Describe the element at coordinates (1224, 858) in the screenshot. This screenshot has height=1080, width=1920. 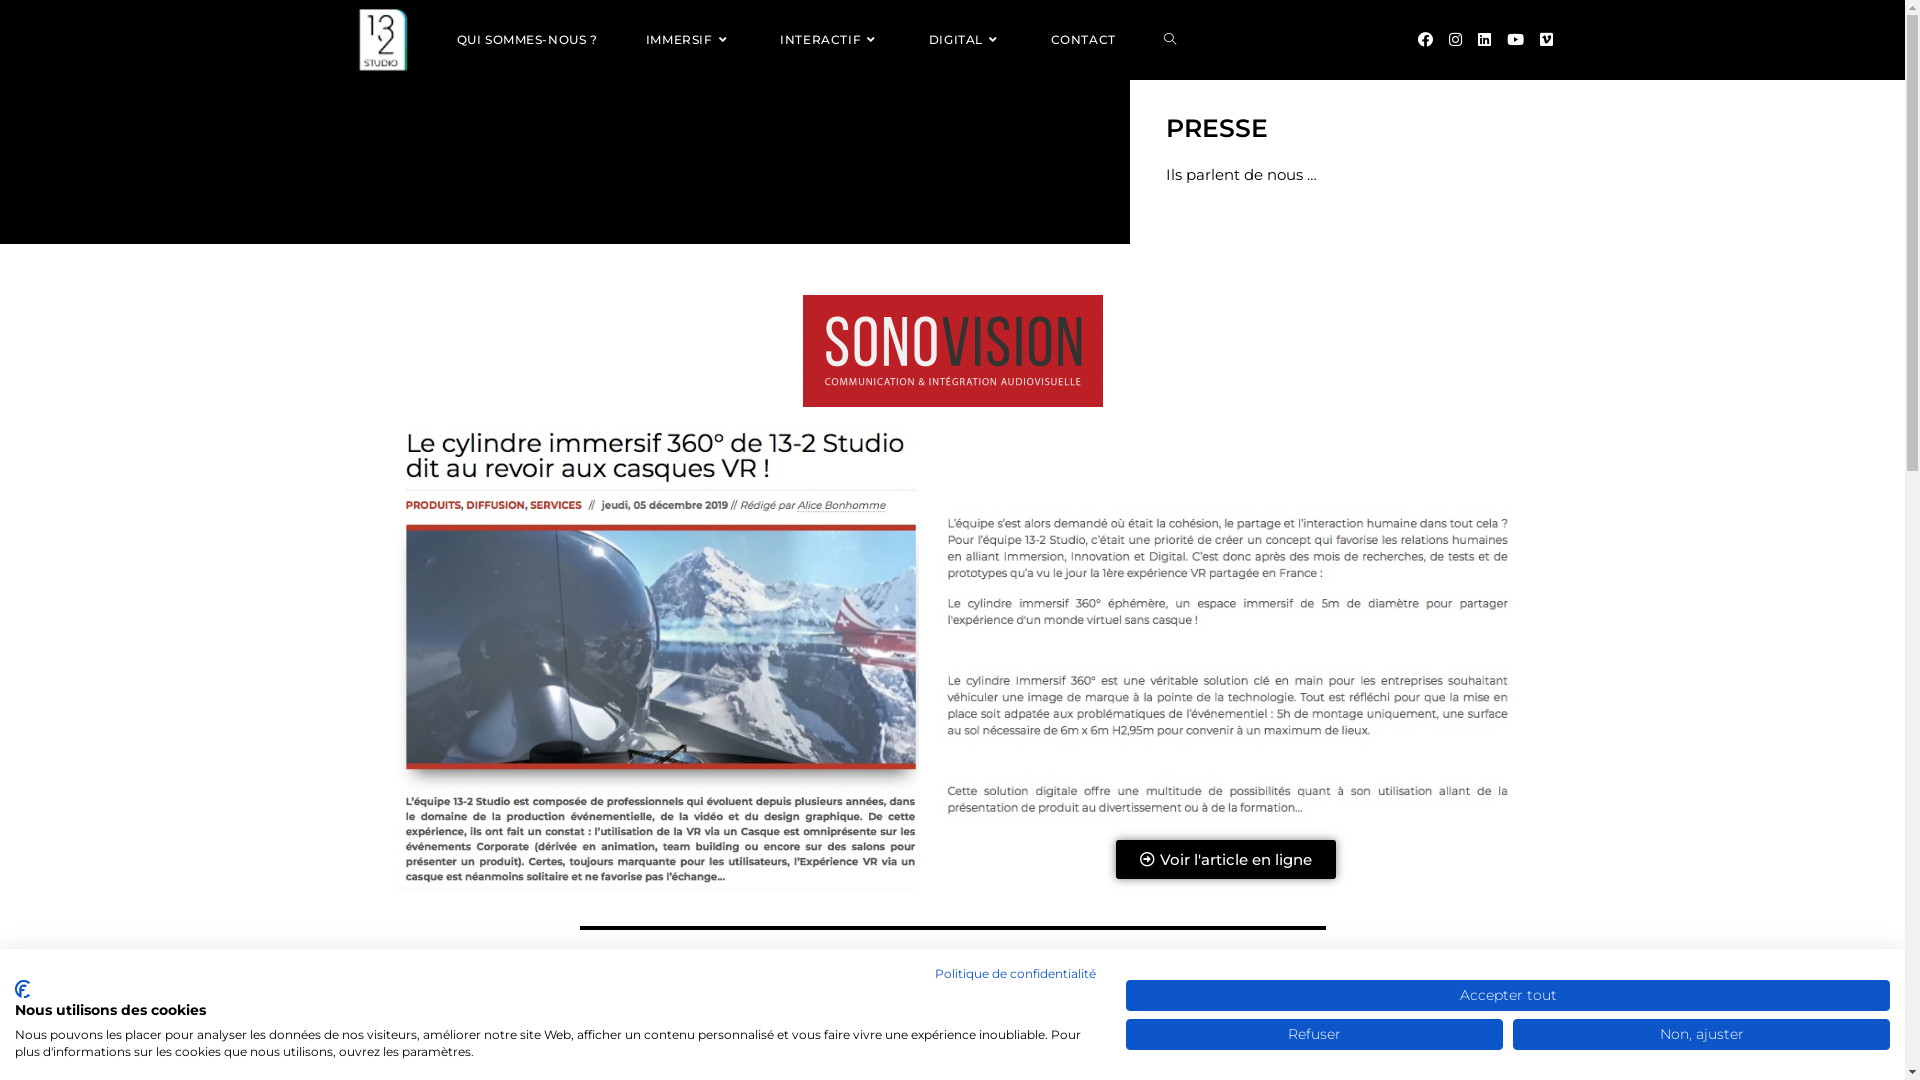
I see `'Voir l'article en ligne'` at that location.